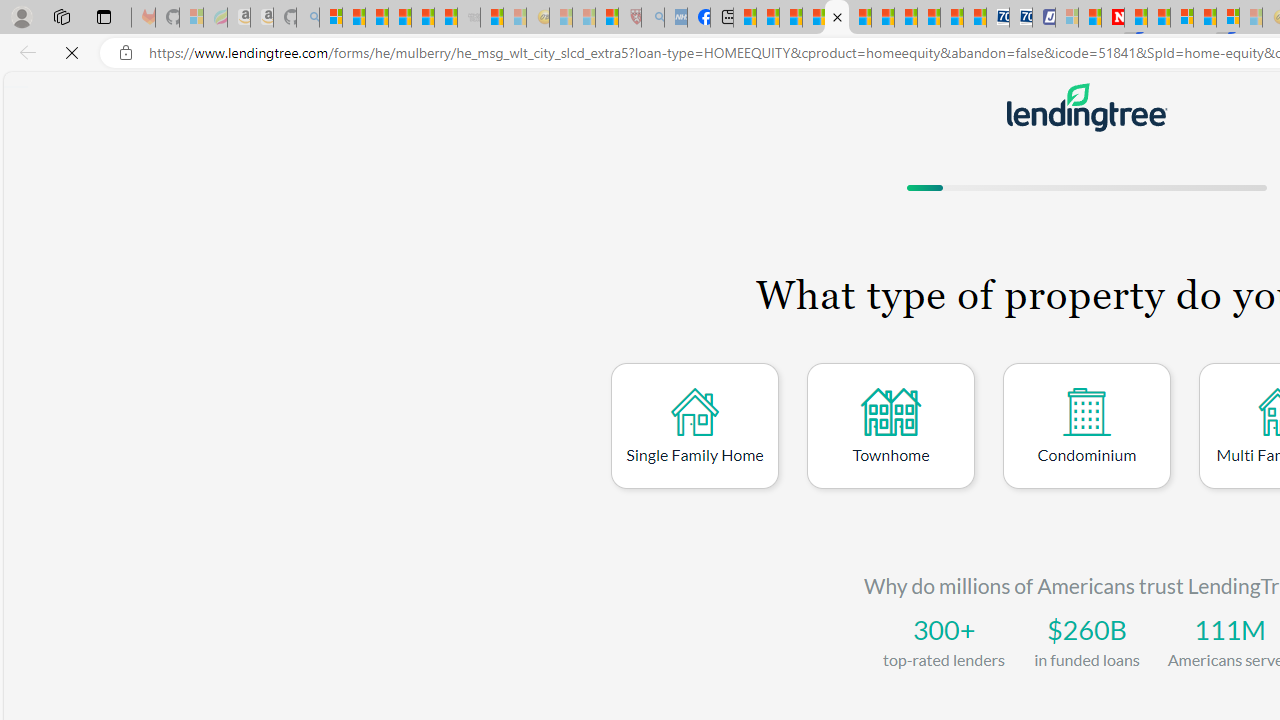 The height and width of the screenshot is (720, 1280). Describe the element at coordinates (837, 17) in the screenshot. I see `'LendingTree - Compare Lenders'` at that location.